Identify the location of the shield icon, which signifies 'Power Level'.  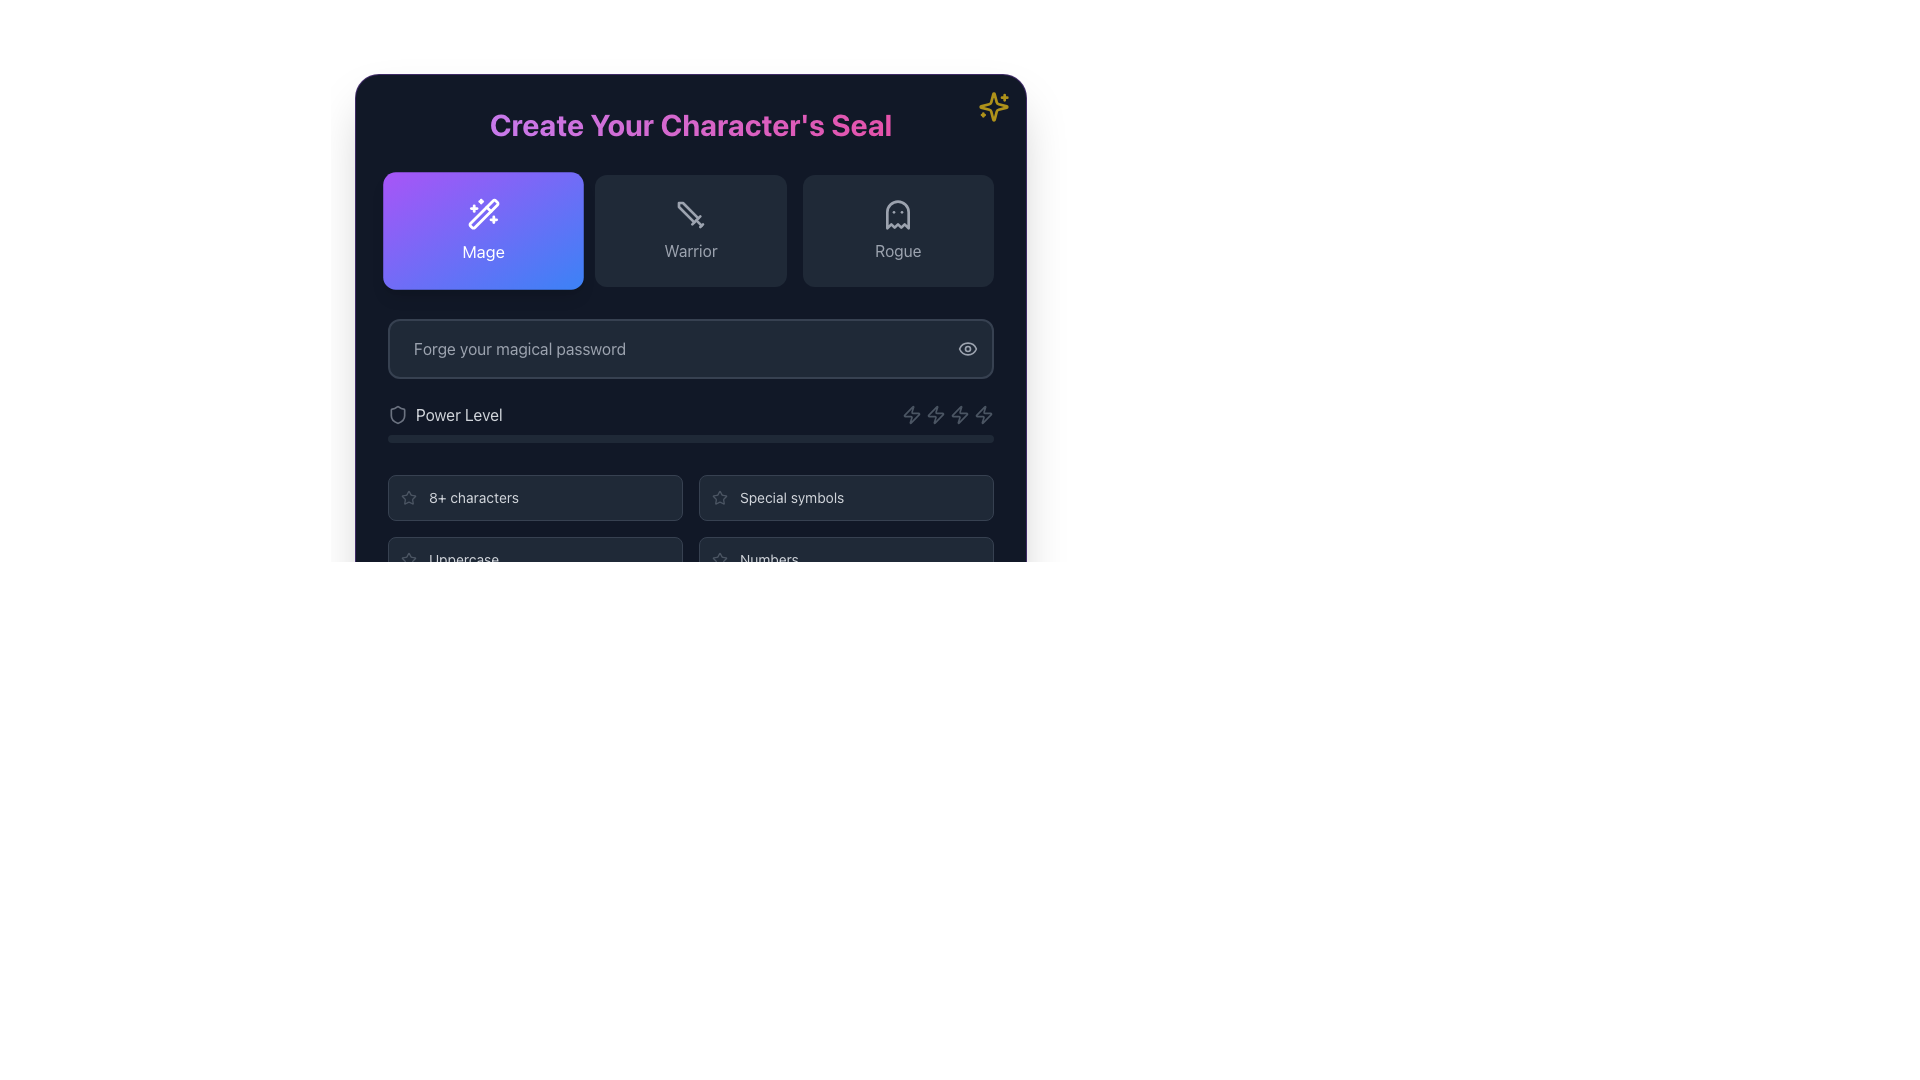
(398, 414).